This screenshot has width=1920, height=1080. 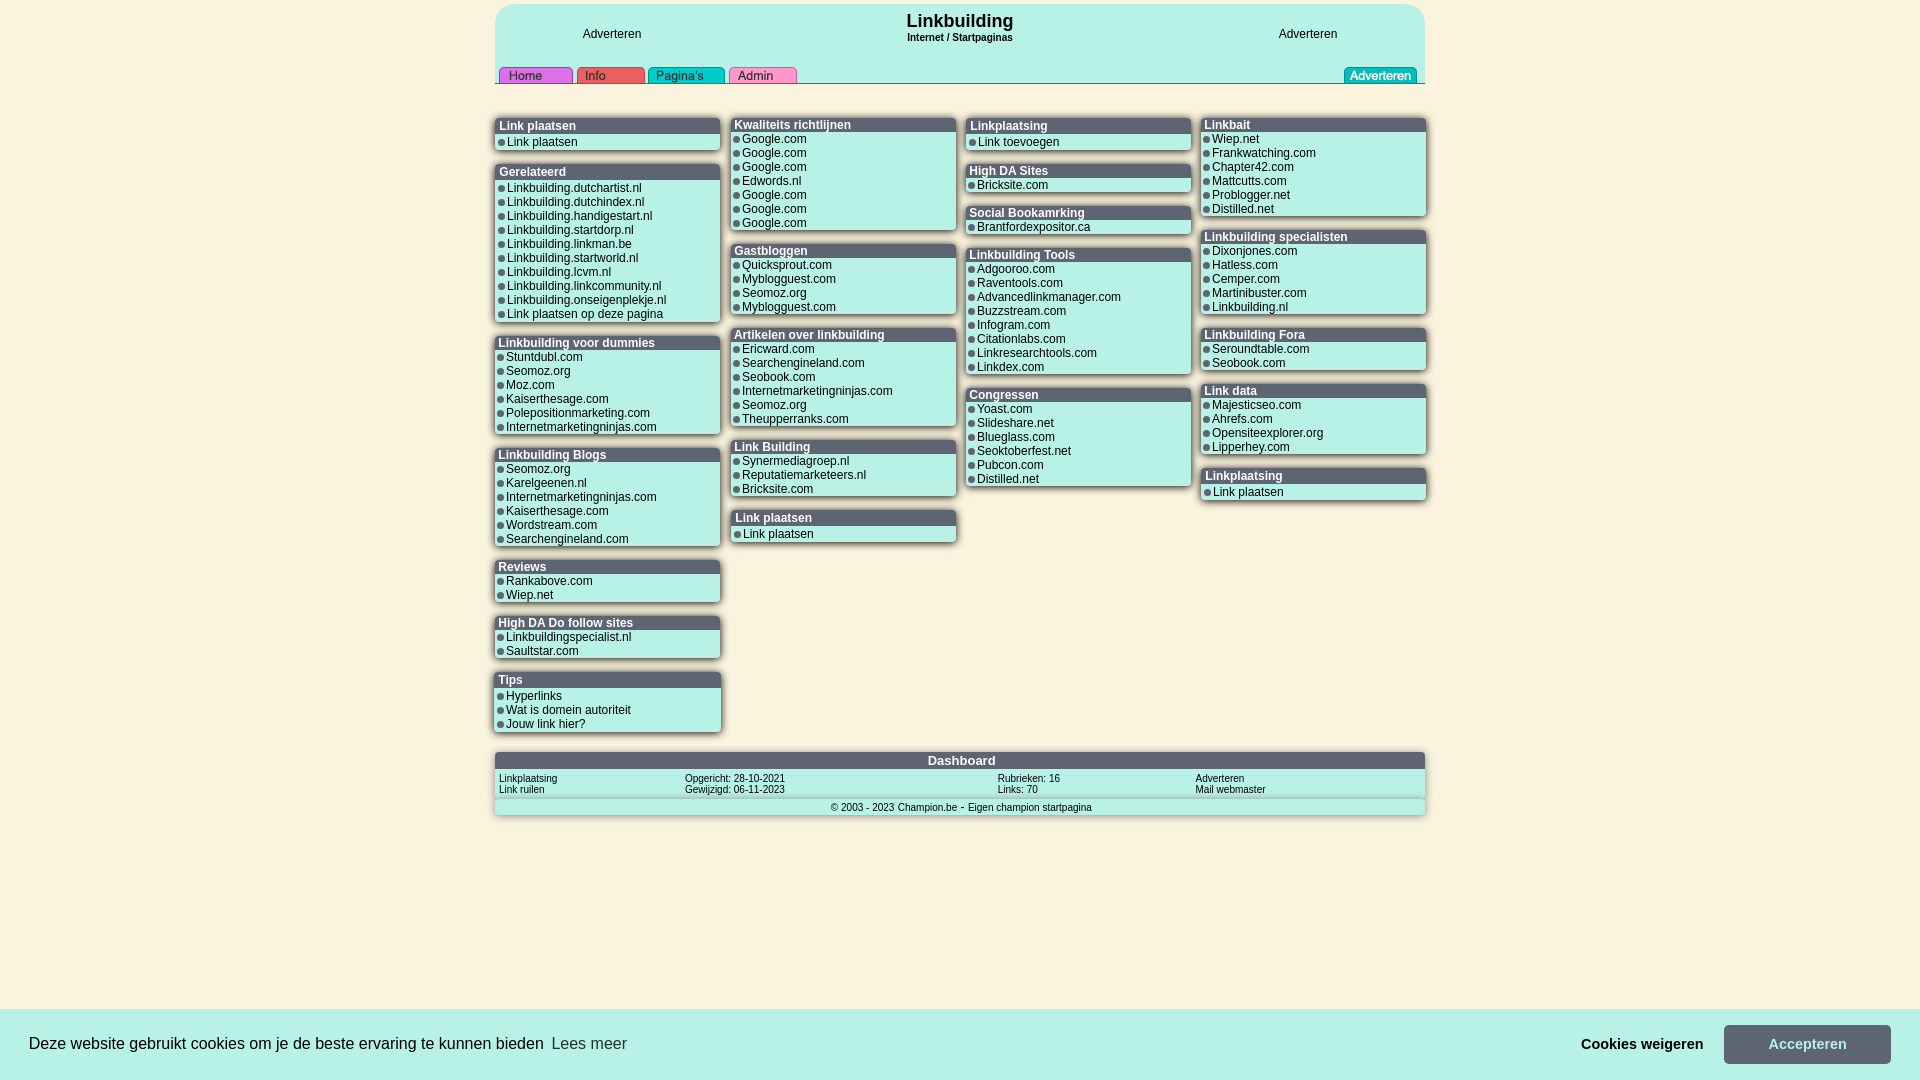 What do you see at coordinates (551, 523) in the screenshot?
I see `'Wordstream.com'` at bounding box center [551, 523].